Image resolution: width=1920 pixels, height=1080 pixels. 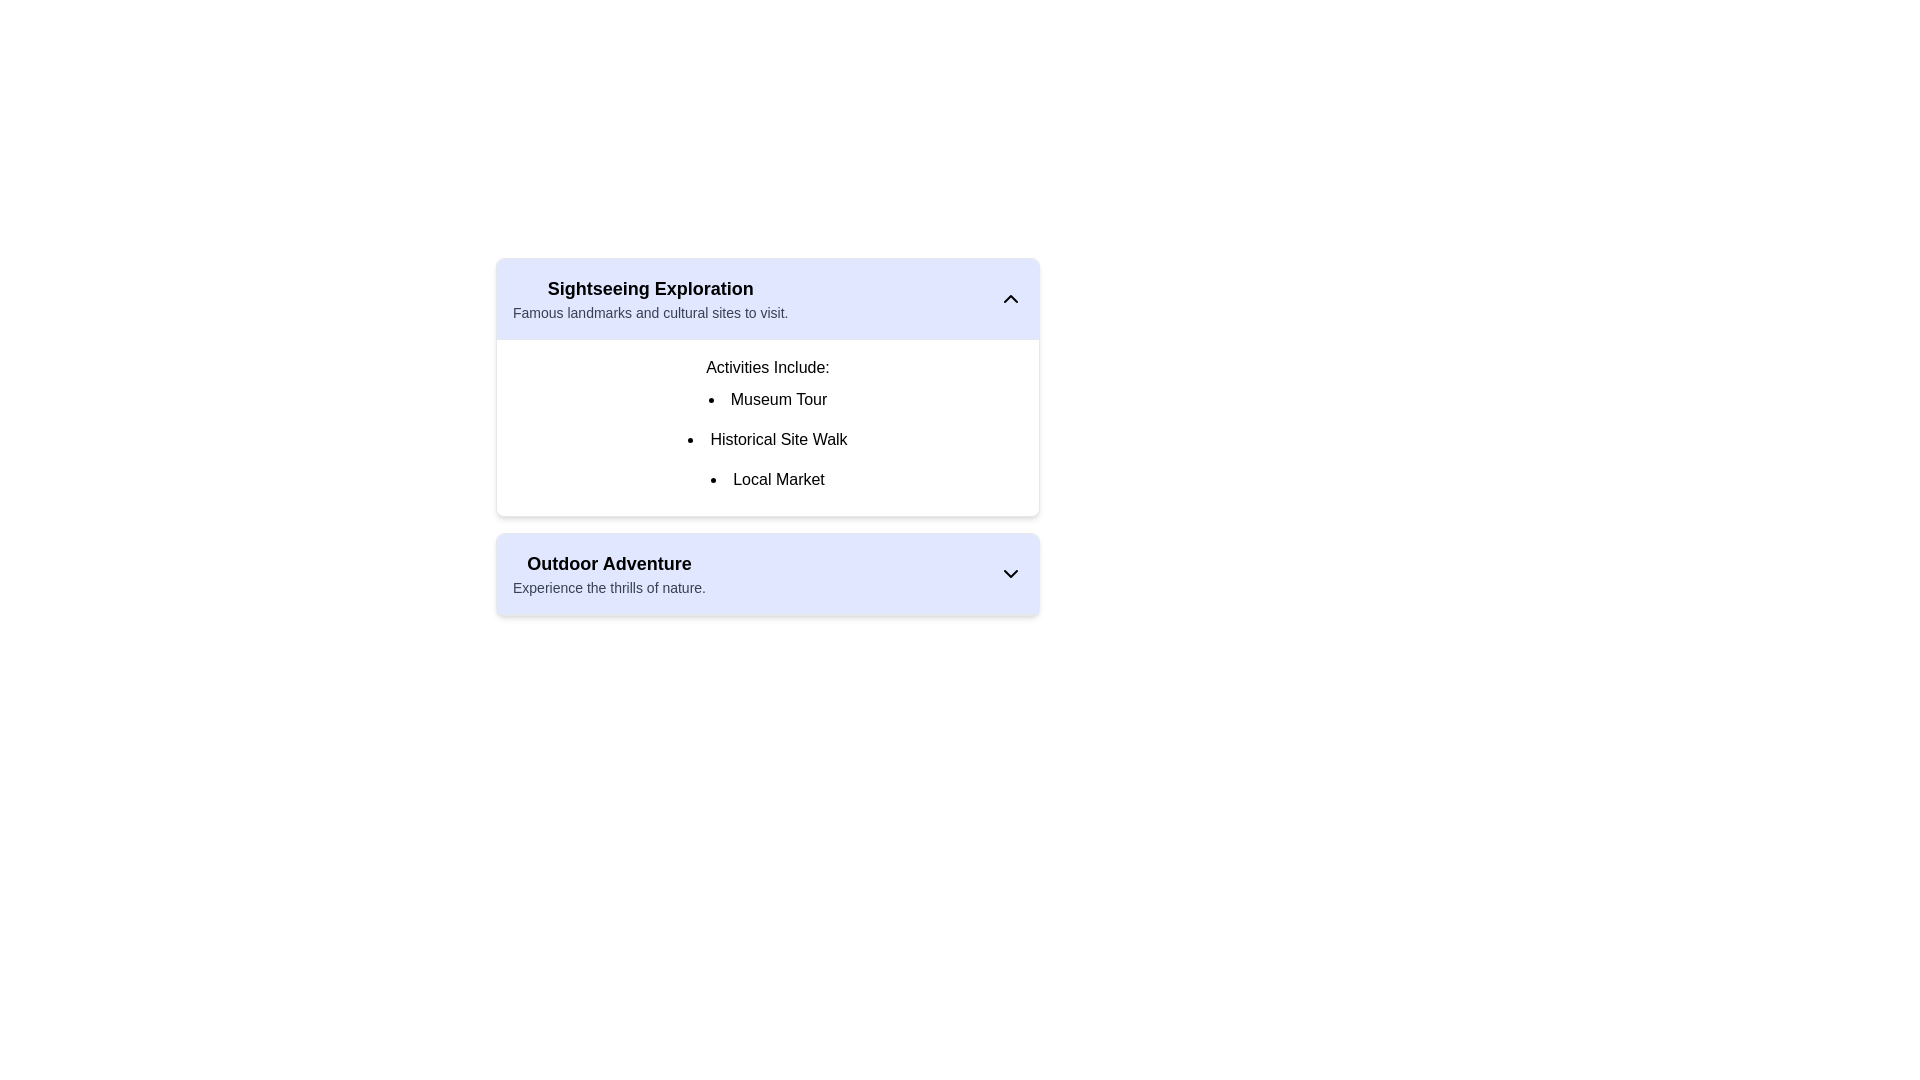 I want to click on the bold, large-sized text element reading 'Outdoor Adventure', so click(x=608, y=563).